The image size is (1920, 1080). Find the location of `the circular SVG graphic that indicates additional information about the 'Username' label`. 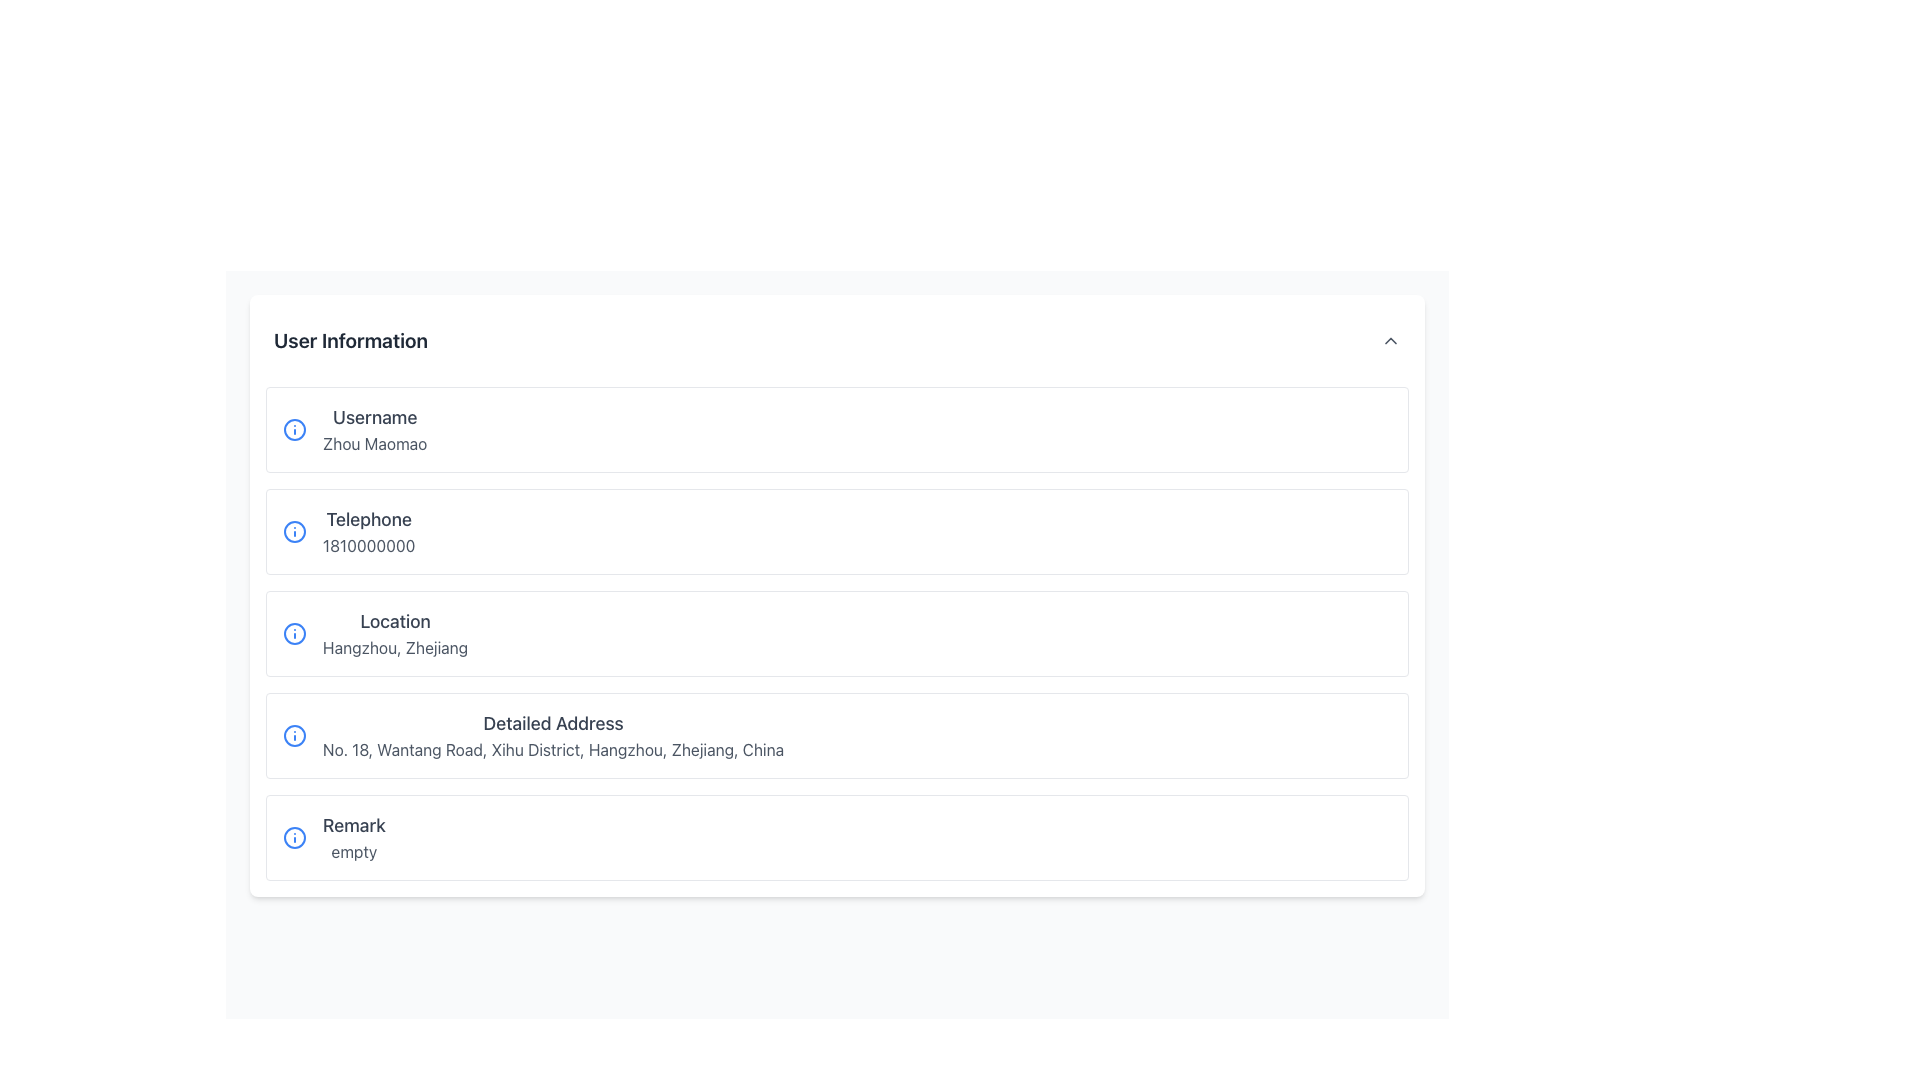

the circular SVG graphic that indicates additional information about the 'Username' label is located at coordinates (293, 428).